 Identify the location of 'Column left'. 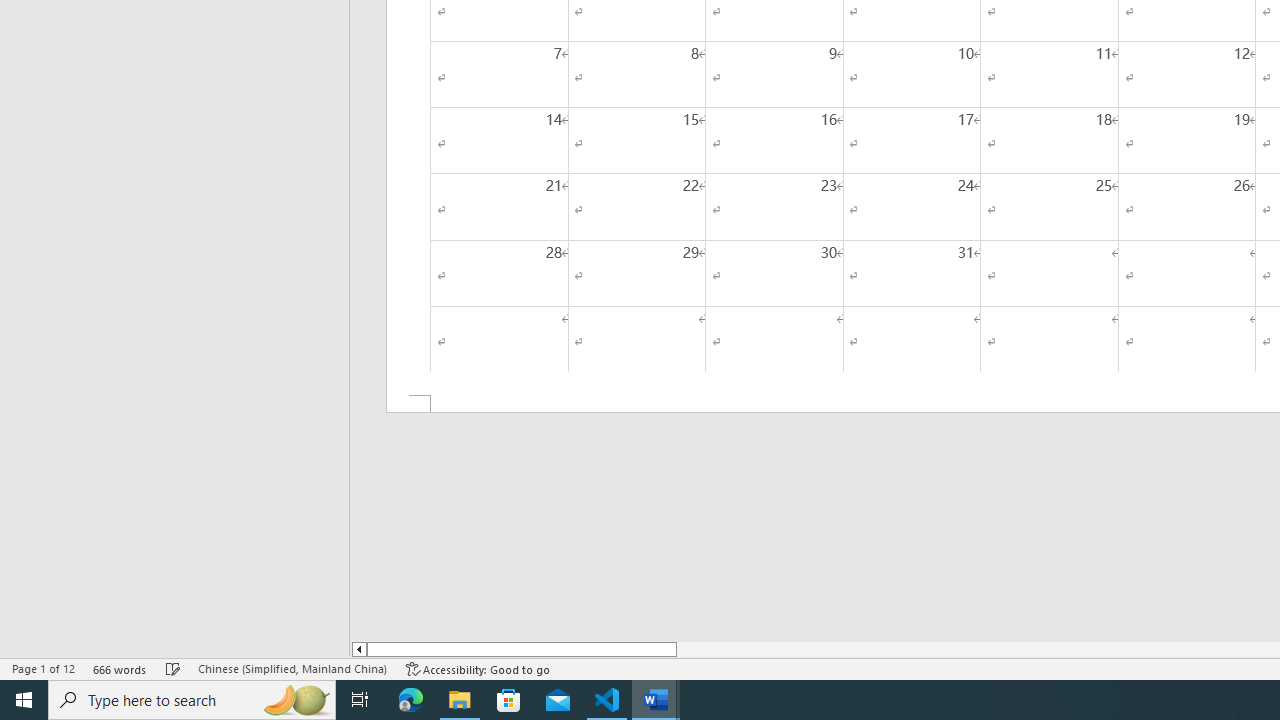
(358, 649).